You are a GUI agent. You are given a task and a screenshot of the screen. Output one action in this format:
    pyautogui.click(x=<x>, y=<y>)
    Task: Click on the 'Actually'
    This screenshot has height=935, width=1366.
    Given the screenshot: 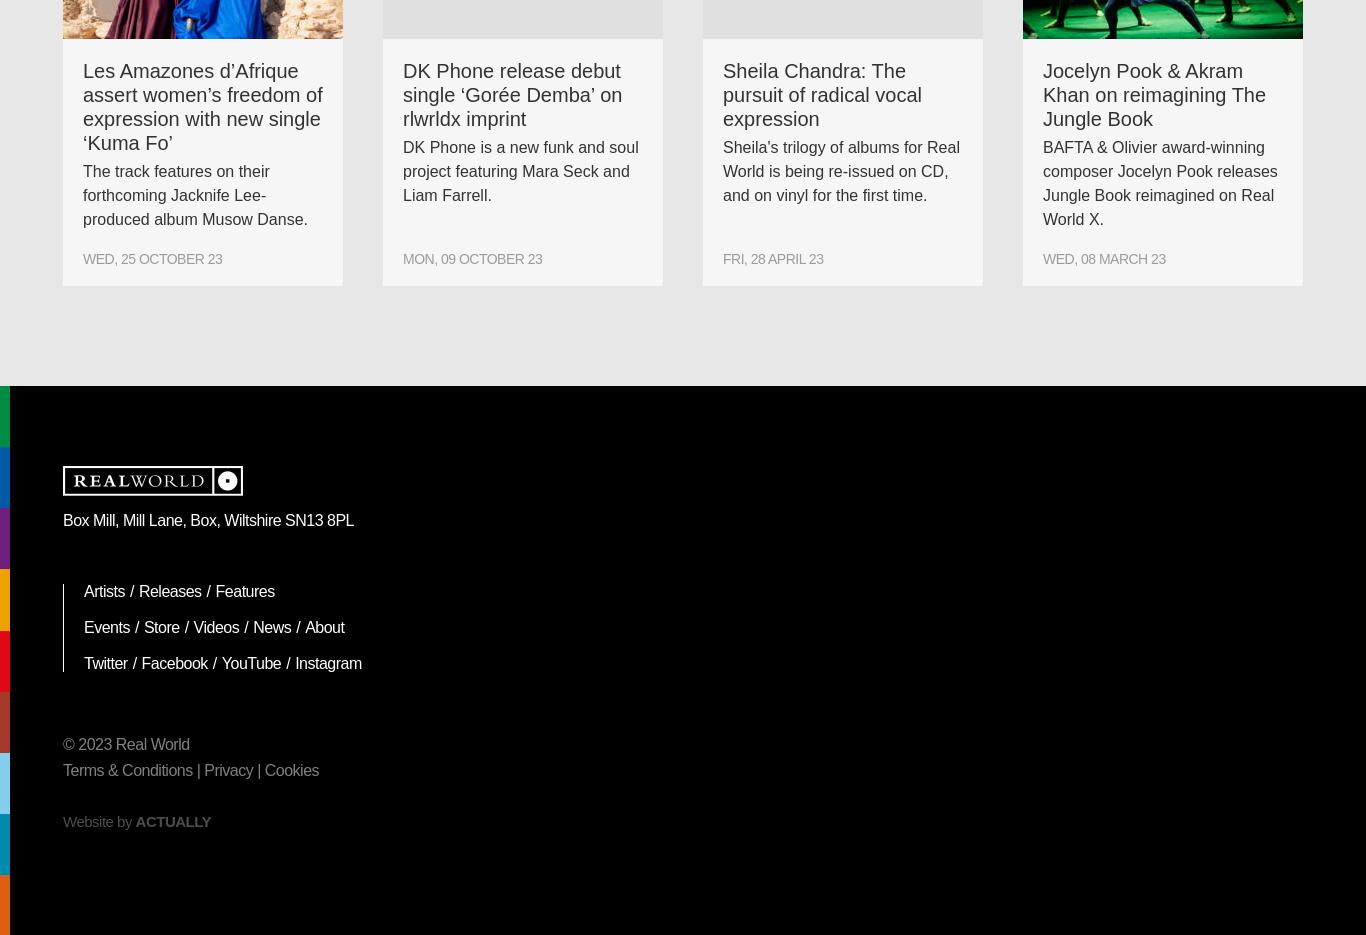 What is the action you would take?
    pyautogui.click(x=171, y=821)
    